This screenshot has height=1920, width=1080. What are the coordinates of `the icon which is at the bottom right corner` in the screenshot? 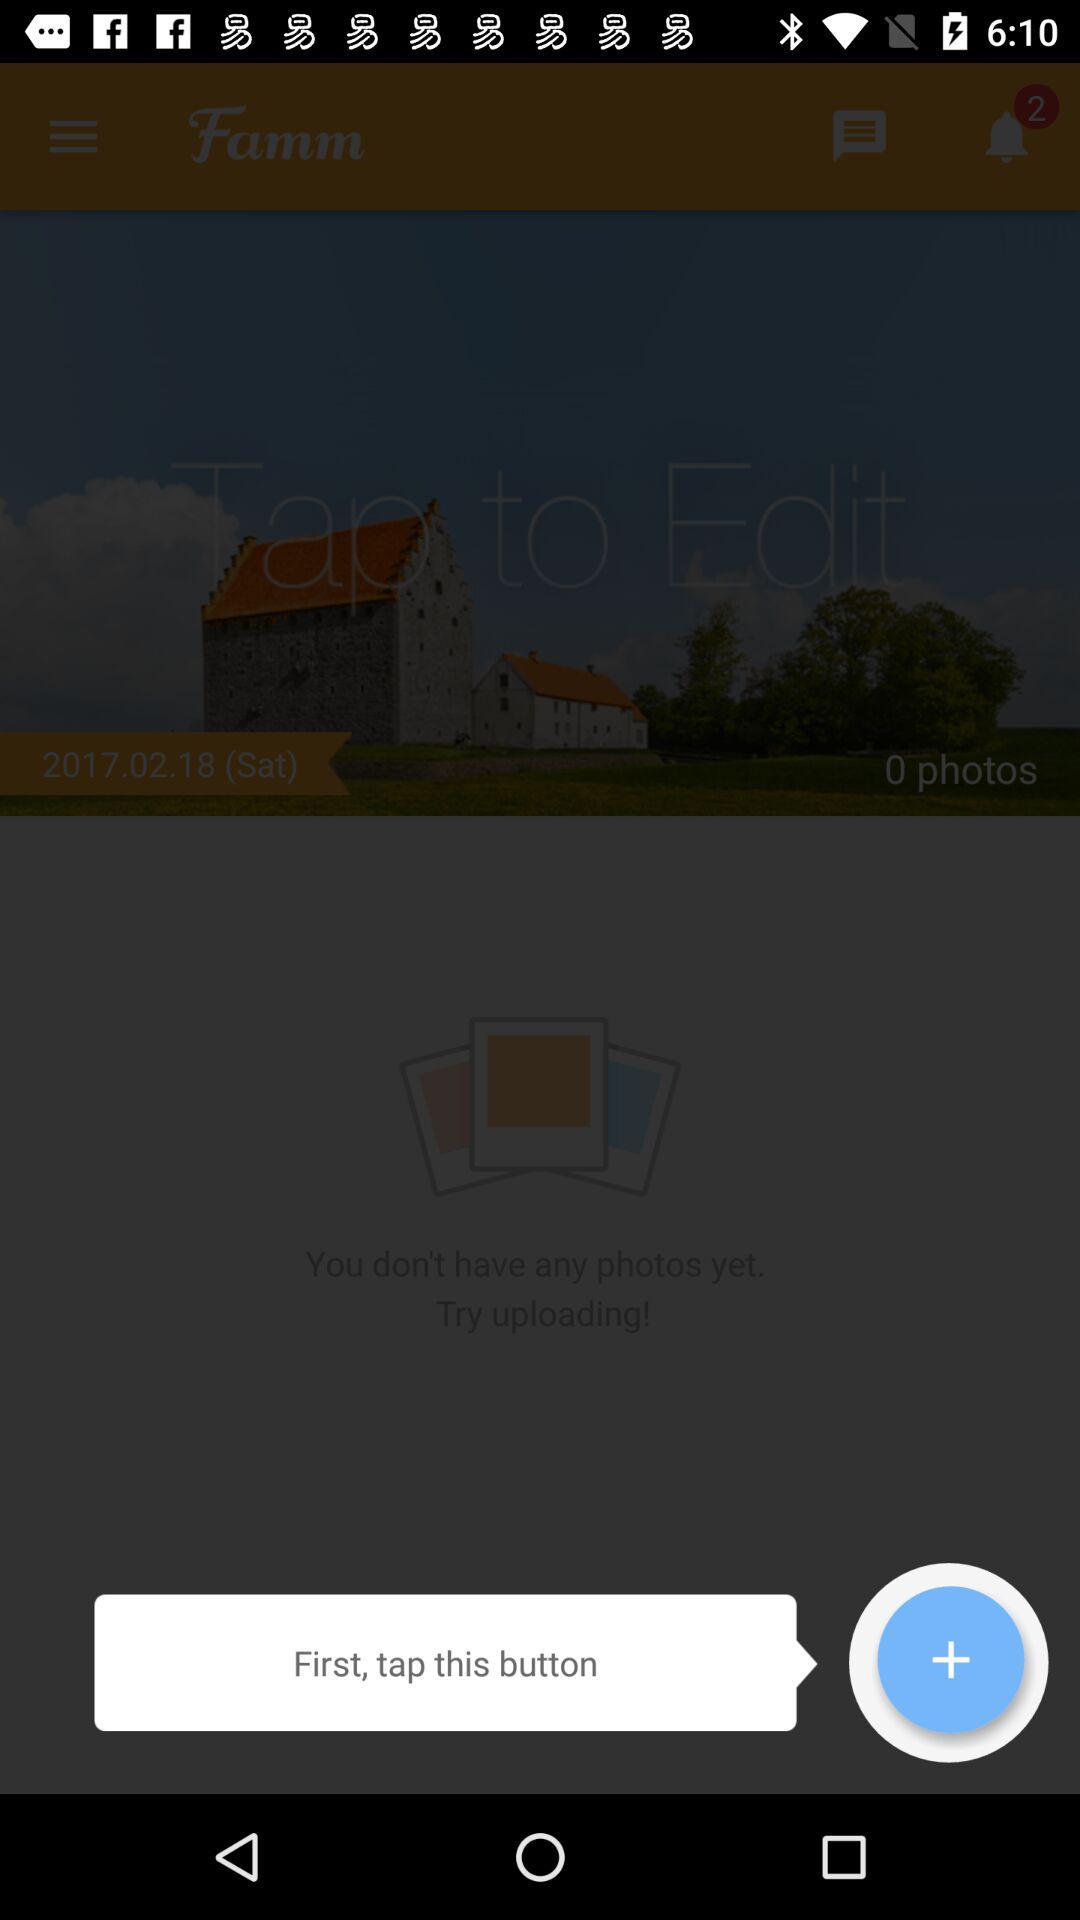 It's located at (950, 1660).